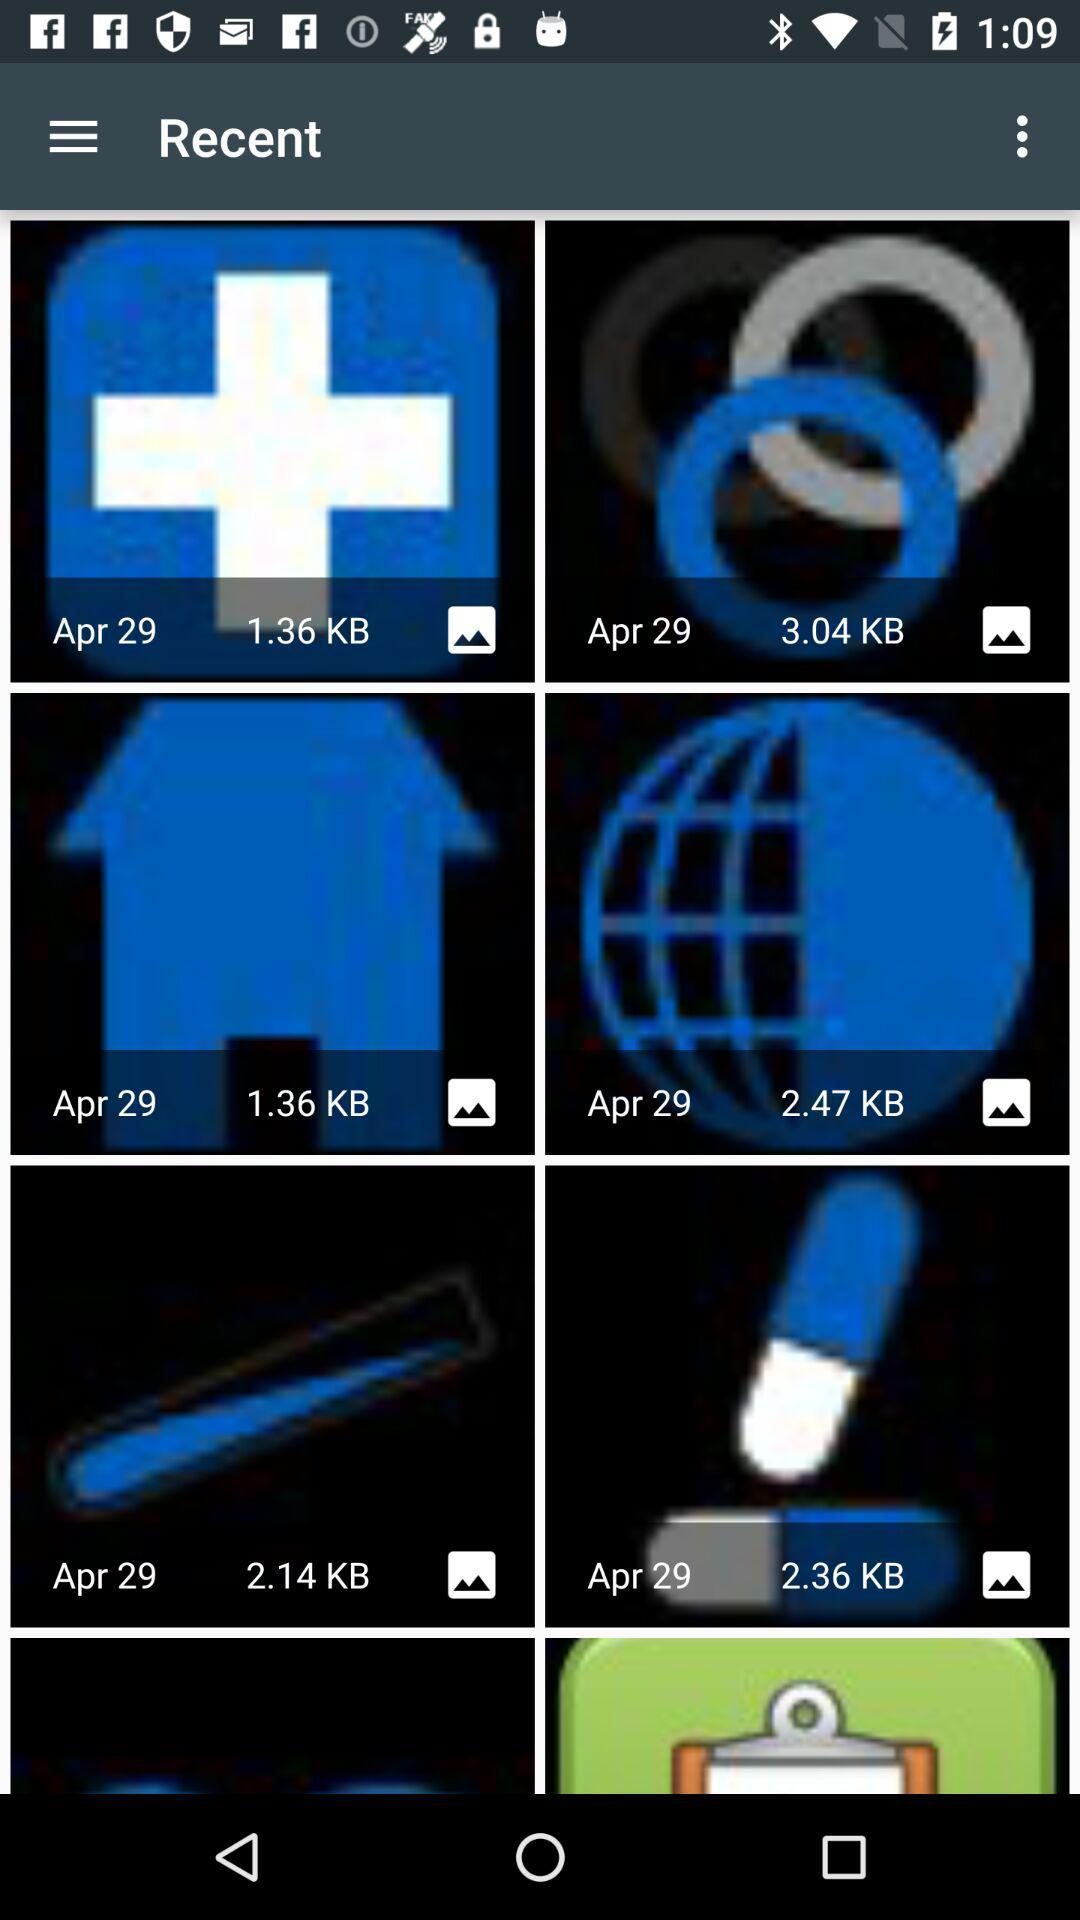 This screenshot has width=1080, height=1920. Describe the element at coordinates (72, 135) in the screenshot. I see `app next to recent item` at that location.